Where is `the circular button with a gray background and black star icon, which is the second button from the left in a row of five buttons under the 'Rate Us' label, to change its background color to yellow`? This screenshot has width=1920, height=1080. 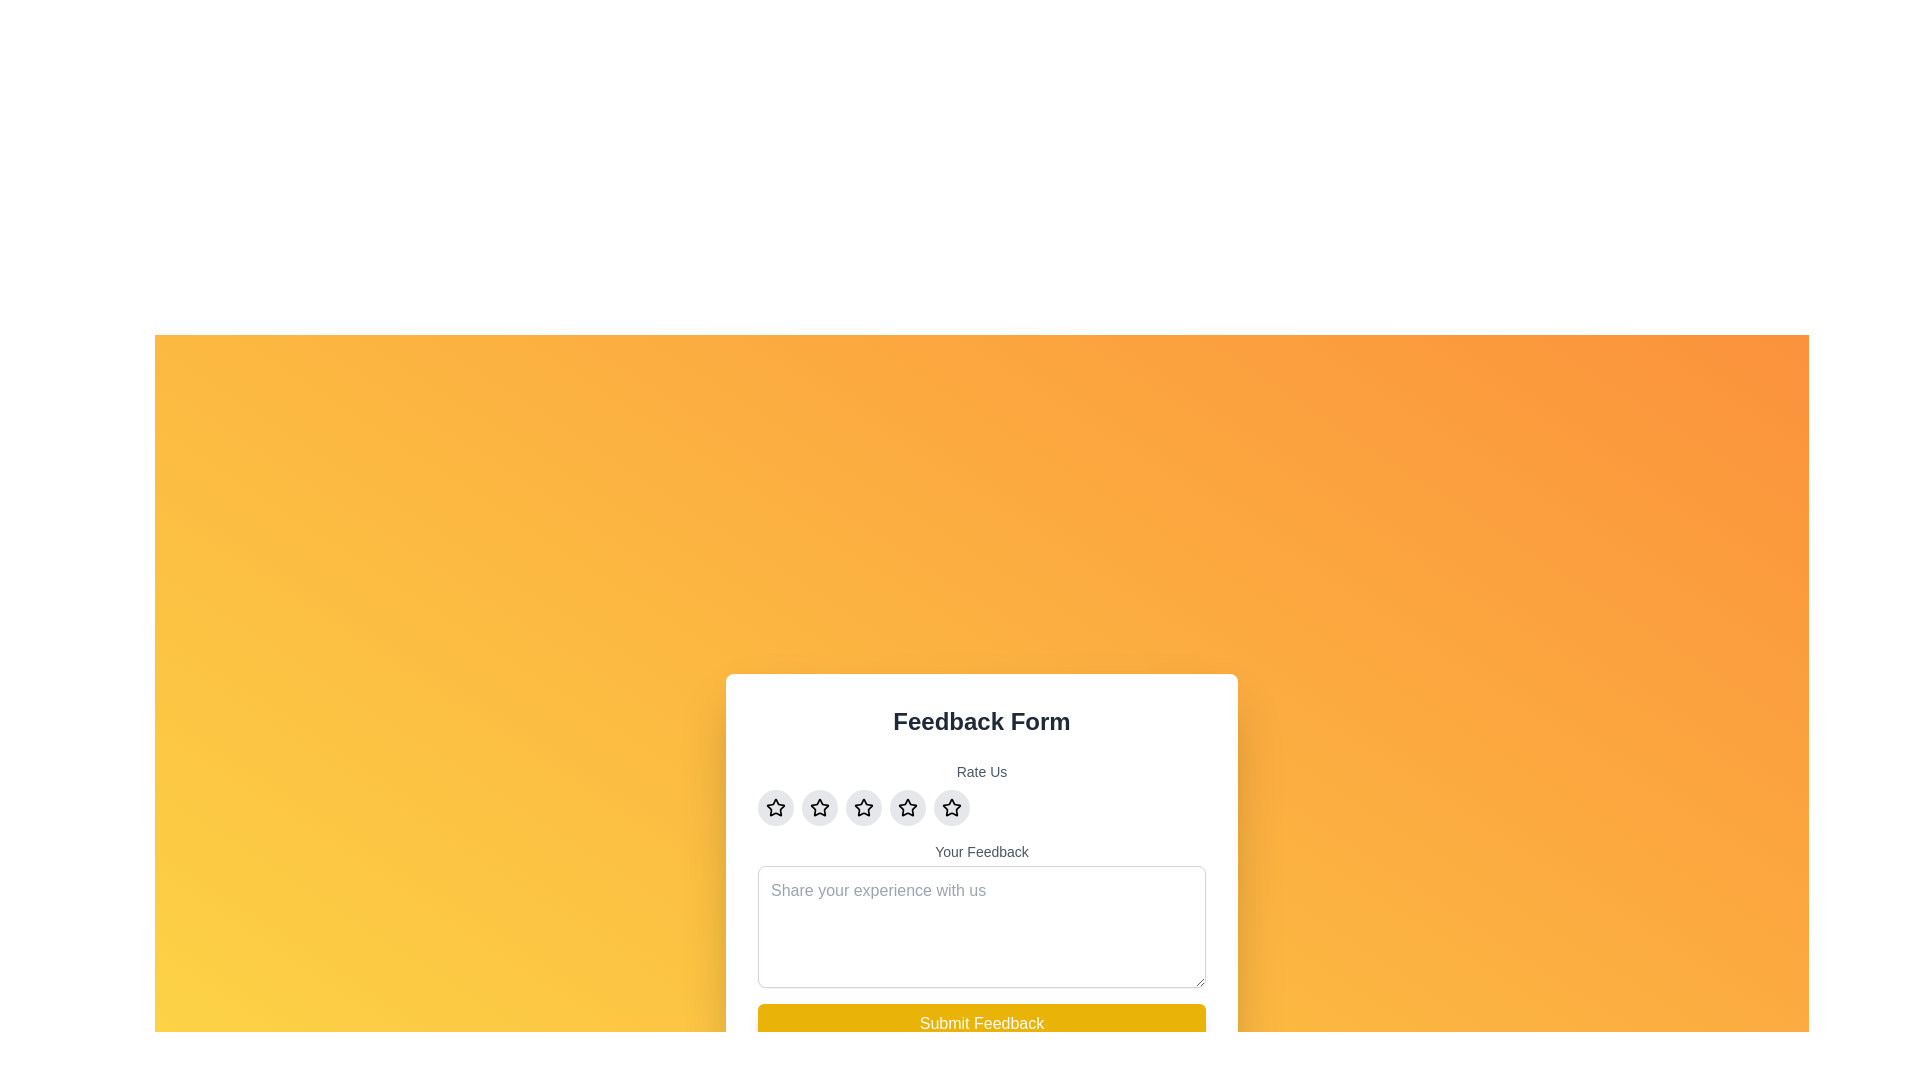 the circular button with a gray background and black star icon, which is the second button from the left in a row of five buttons under the 'Rate Us' label, to change its background color to yellow is located at coordinates (820, 806).